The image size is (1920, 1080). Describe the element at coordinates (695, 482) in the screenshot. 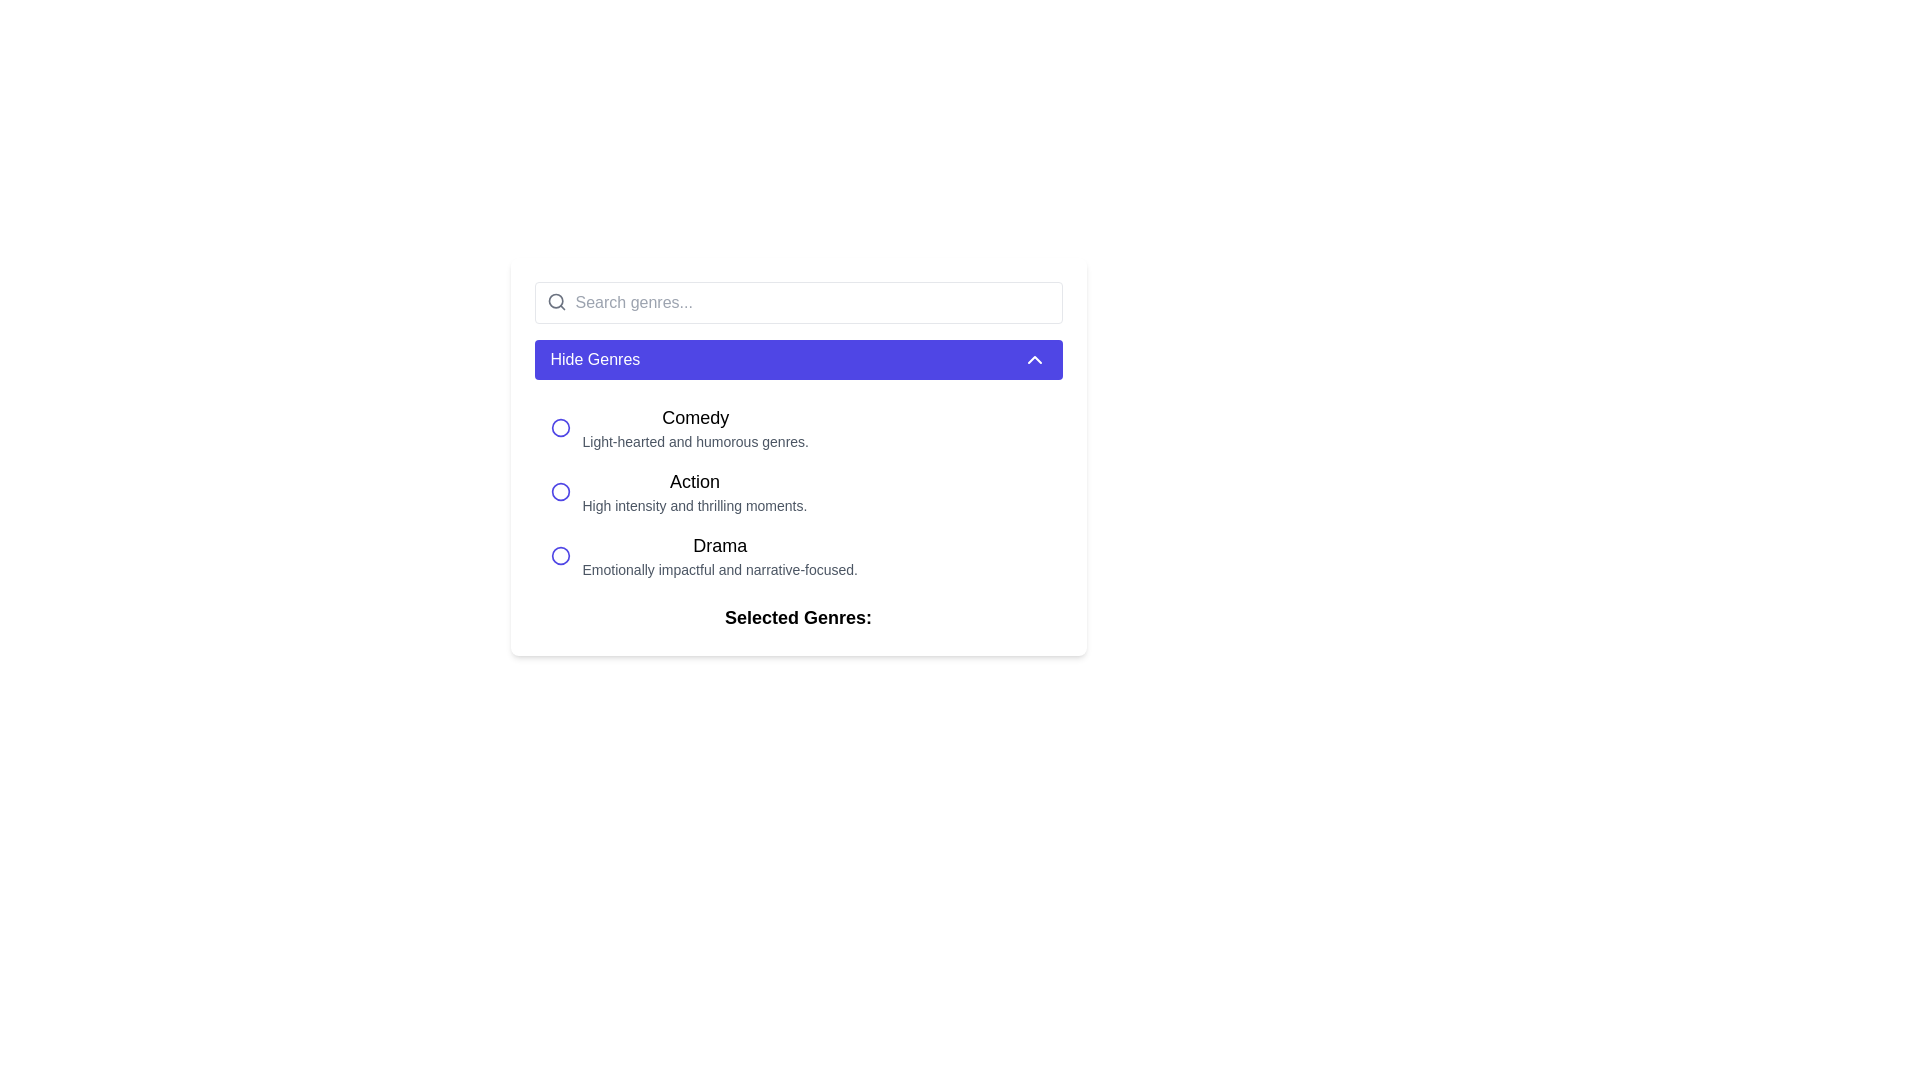

I see `the 'Action' genre title text label, which identifies the genre category in the list of selectable genres` at that location.